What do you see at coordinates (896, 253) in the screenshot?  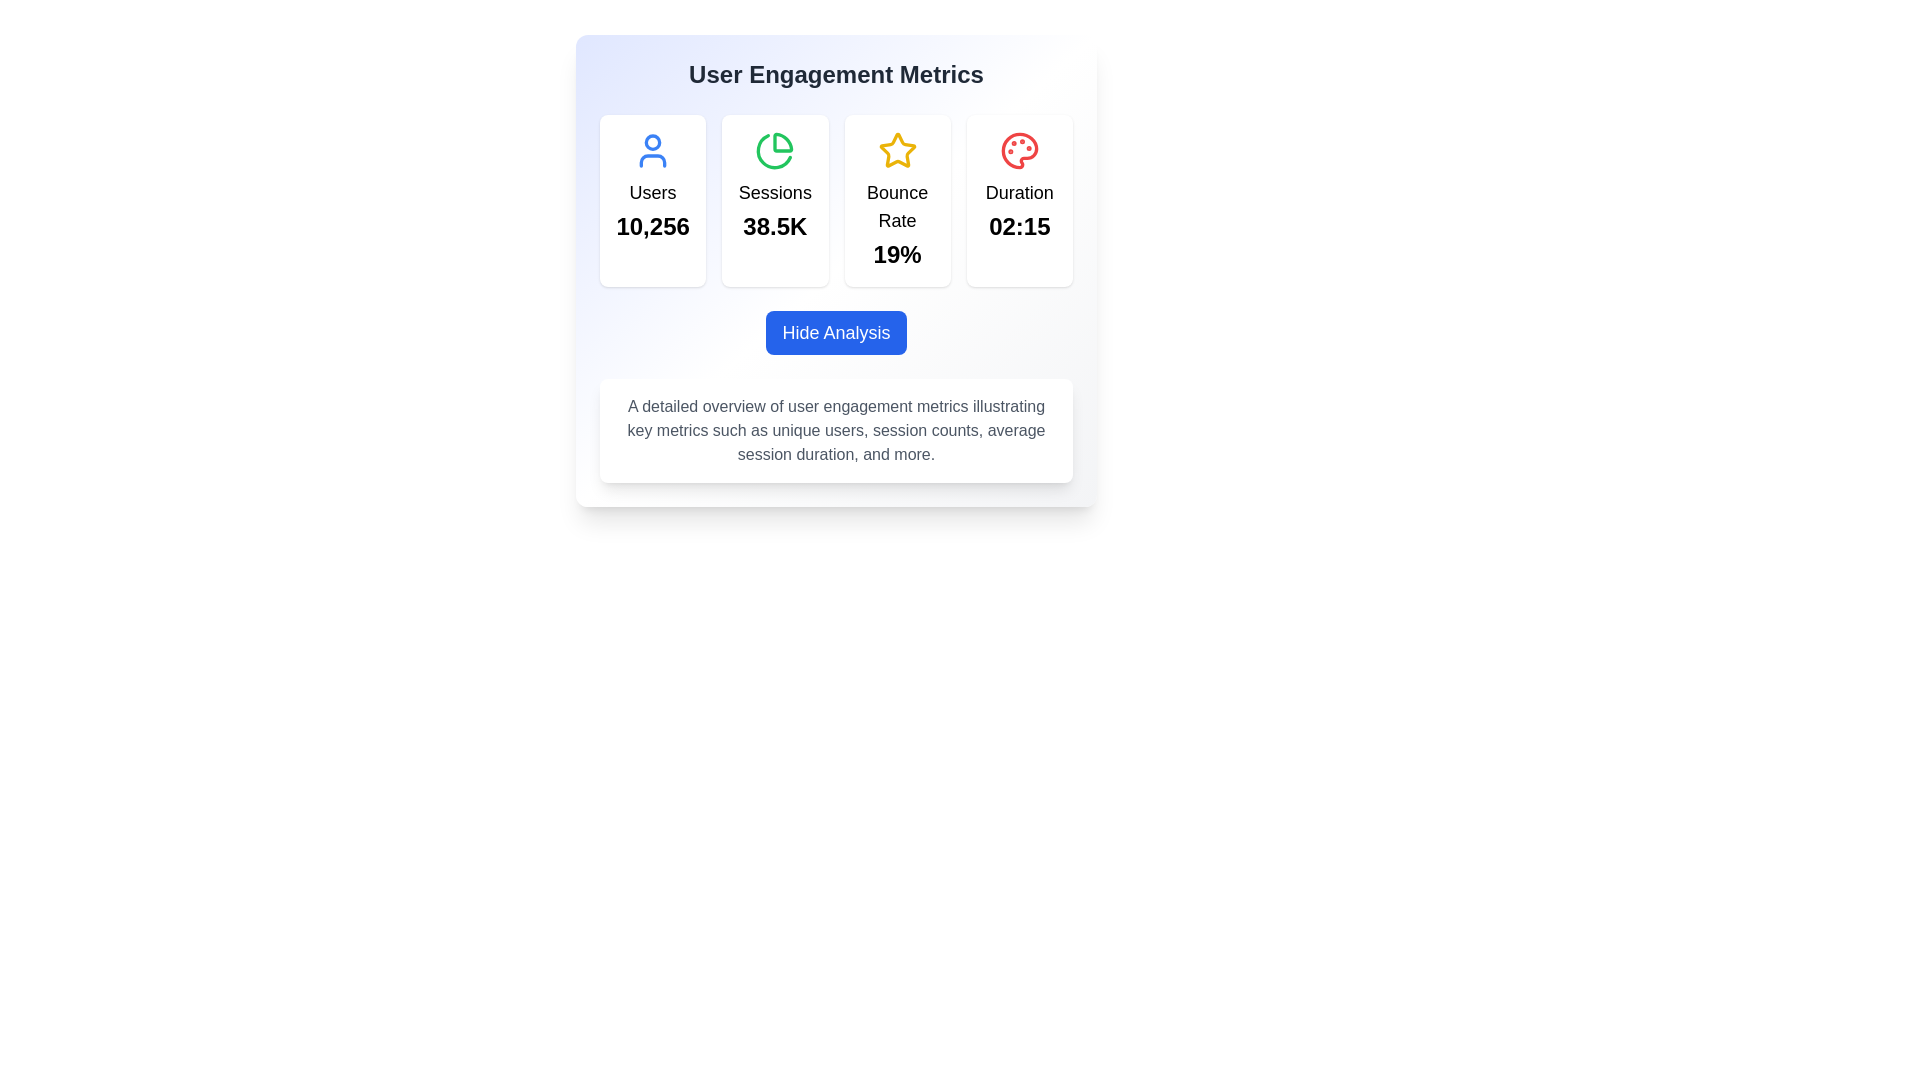 I see `the static text element displaying the bounce rate percentage, located below the 'Bounce Rate' label in the 'User Engagement Metrics' section` at bounding box center [896, 253].